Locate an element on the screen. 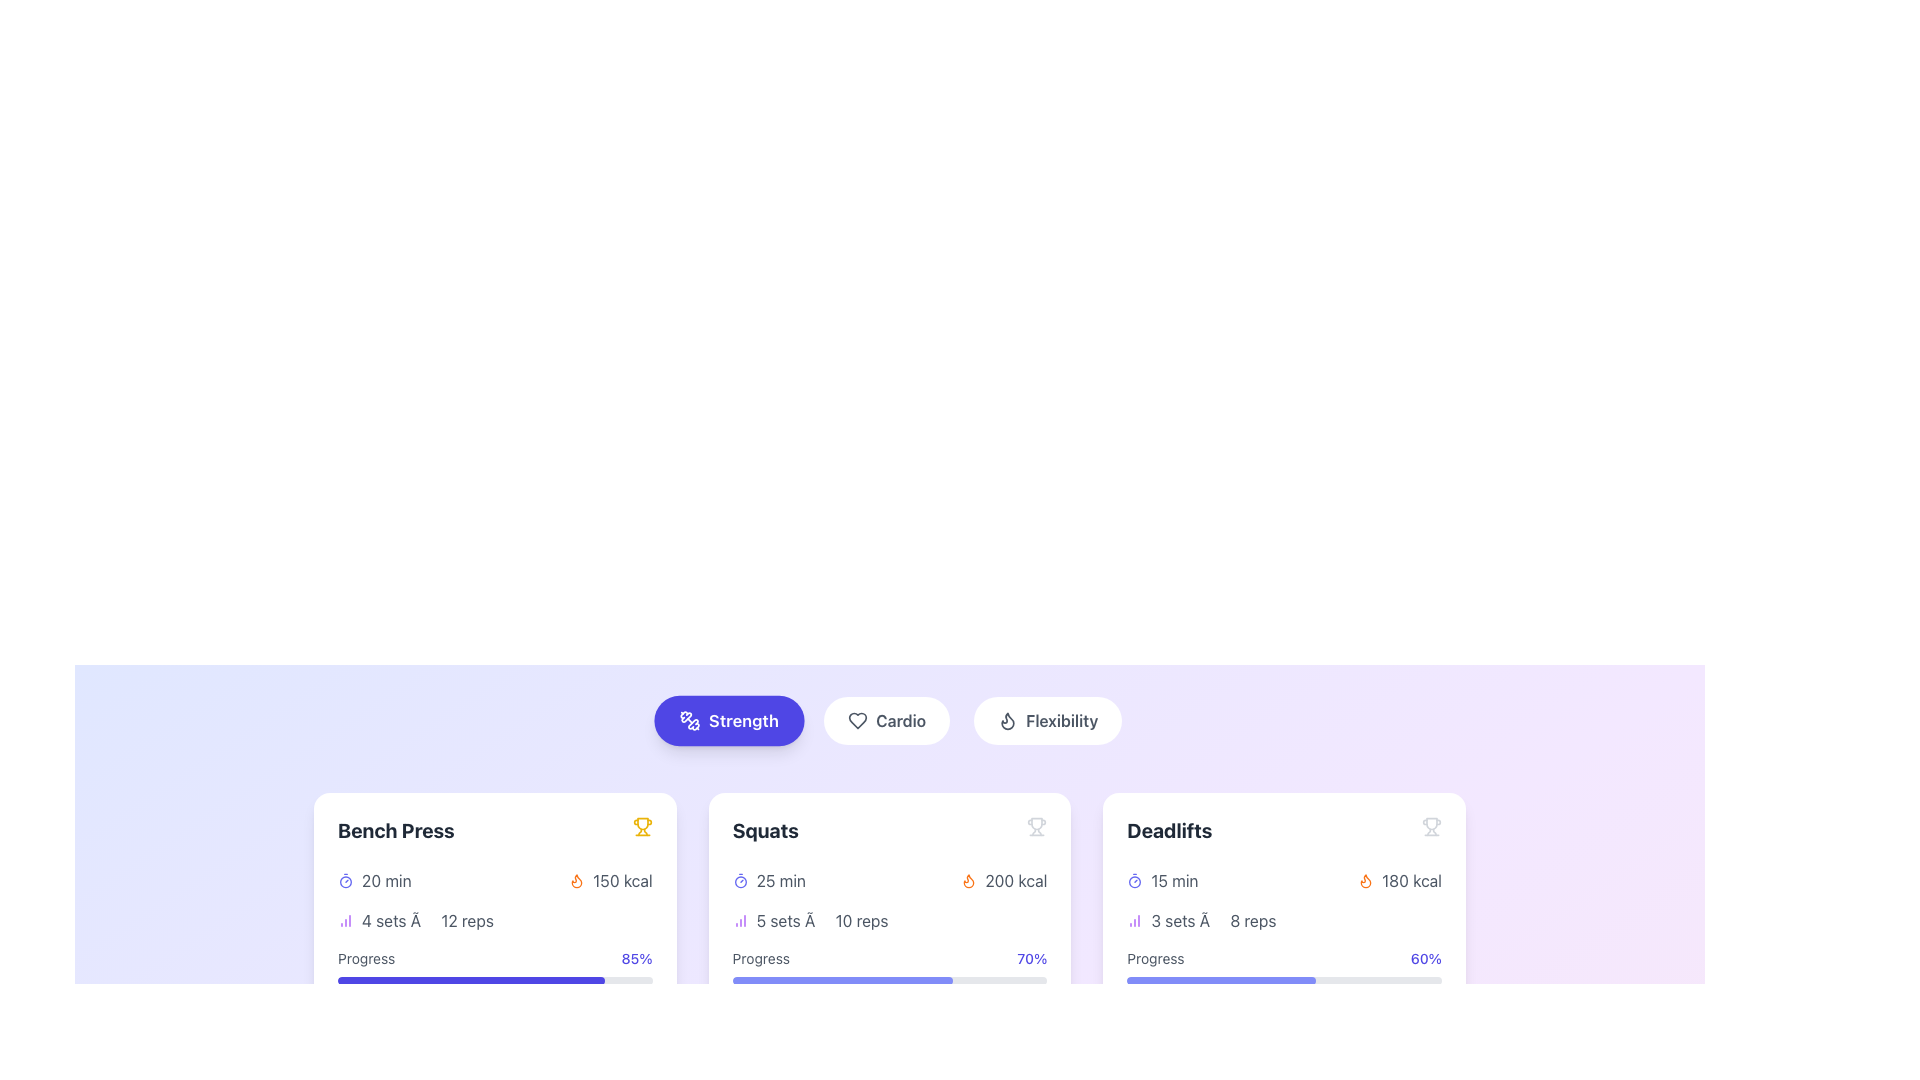 The height and width of the screenshot is (1080, 1920). displayed information on the label showing '15 minutes' associated with the 'Deadlifts' activity, located in the top-left corner of the 'Deadlifts' card is located at coordinates (1162, 879).